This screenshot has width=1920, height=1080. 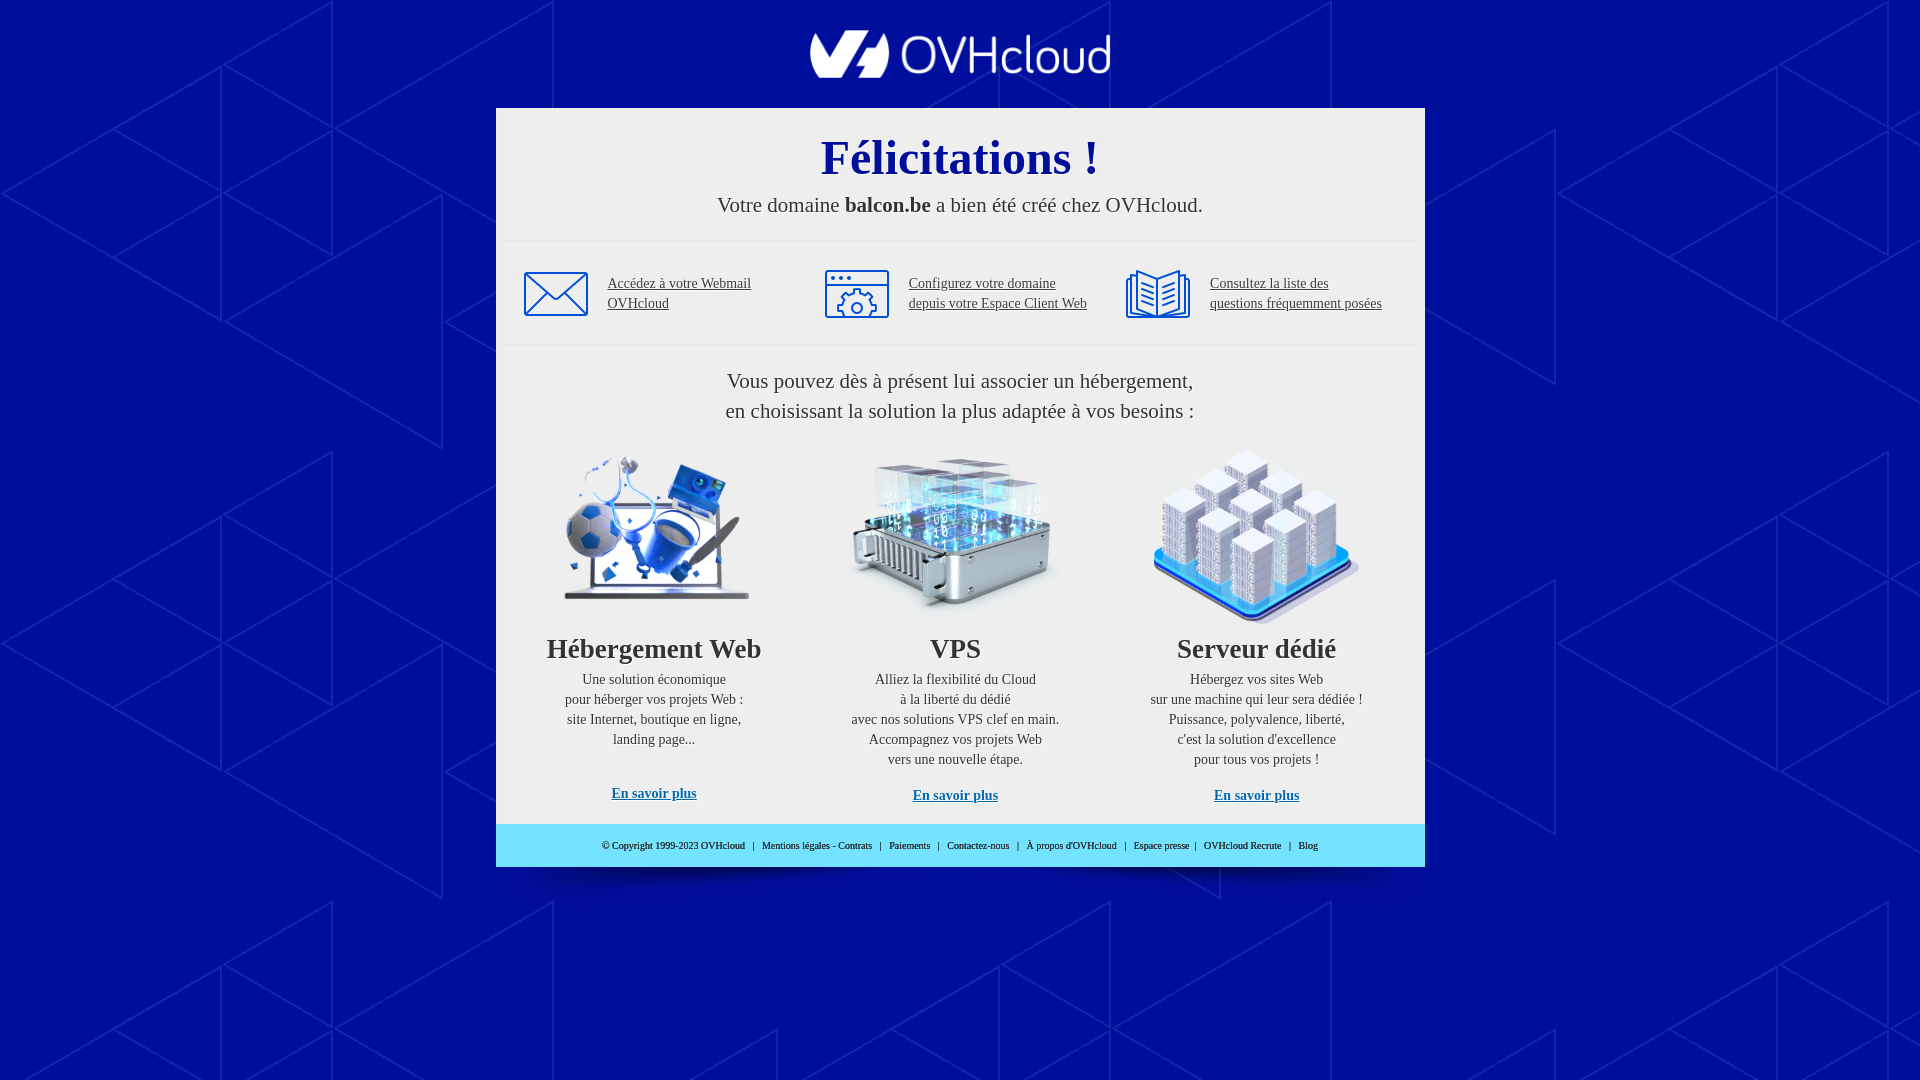 What do you see at coordinates (1255, 794) in the screenshot?
I see `'En savoir plus'` at bounding box center [1255, 794].